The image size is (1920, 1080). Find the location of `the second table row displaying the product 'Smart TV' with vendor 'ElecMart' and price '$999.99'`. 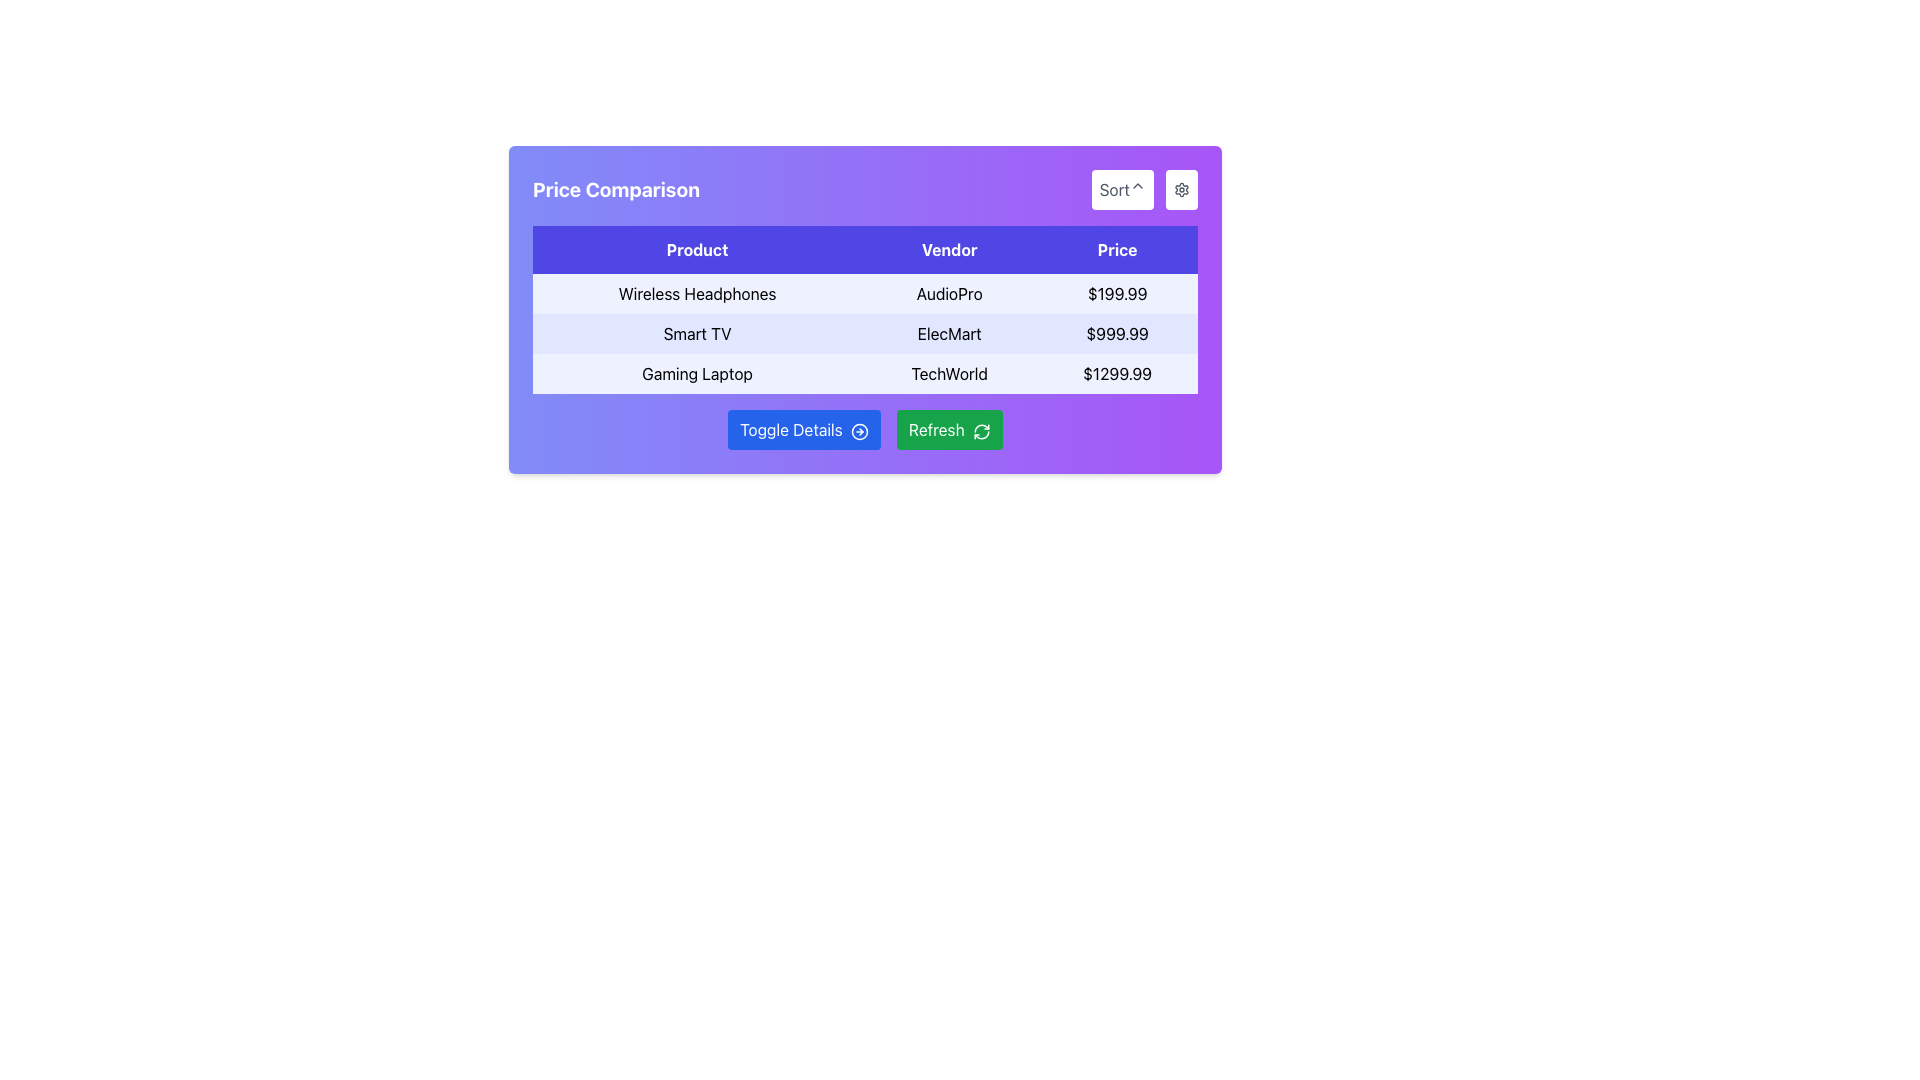

the second table row displaying the product 'Smart TV' with vendor 'ElecMart' and price '$999.99' is located at coordinates (865, 333).